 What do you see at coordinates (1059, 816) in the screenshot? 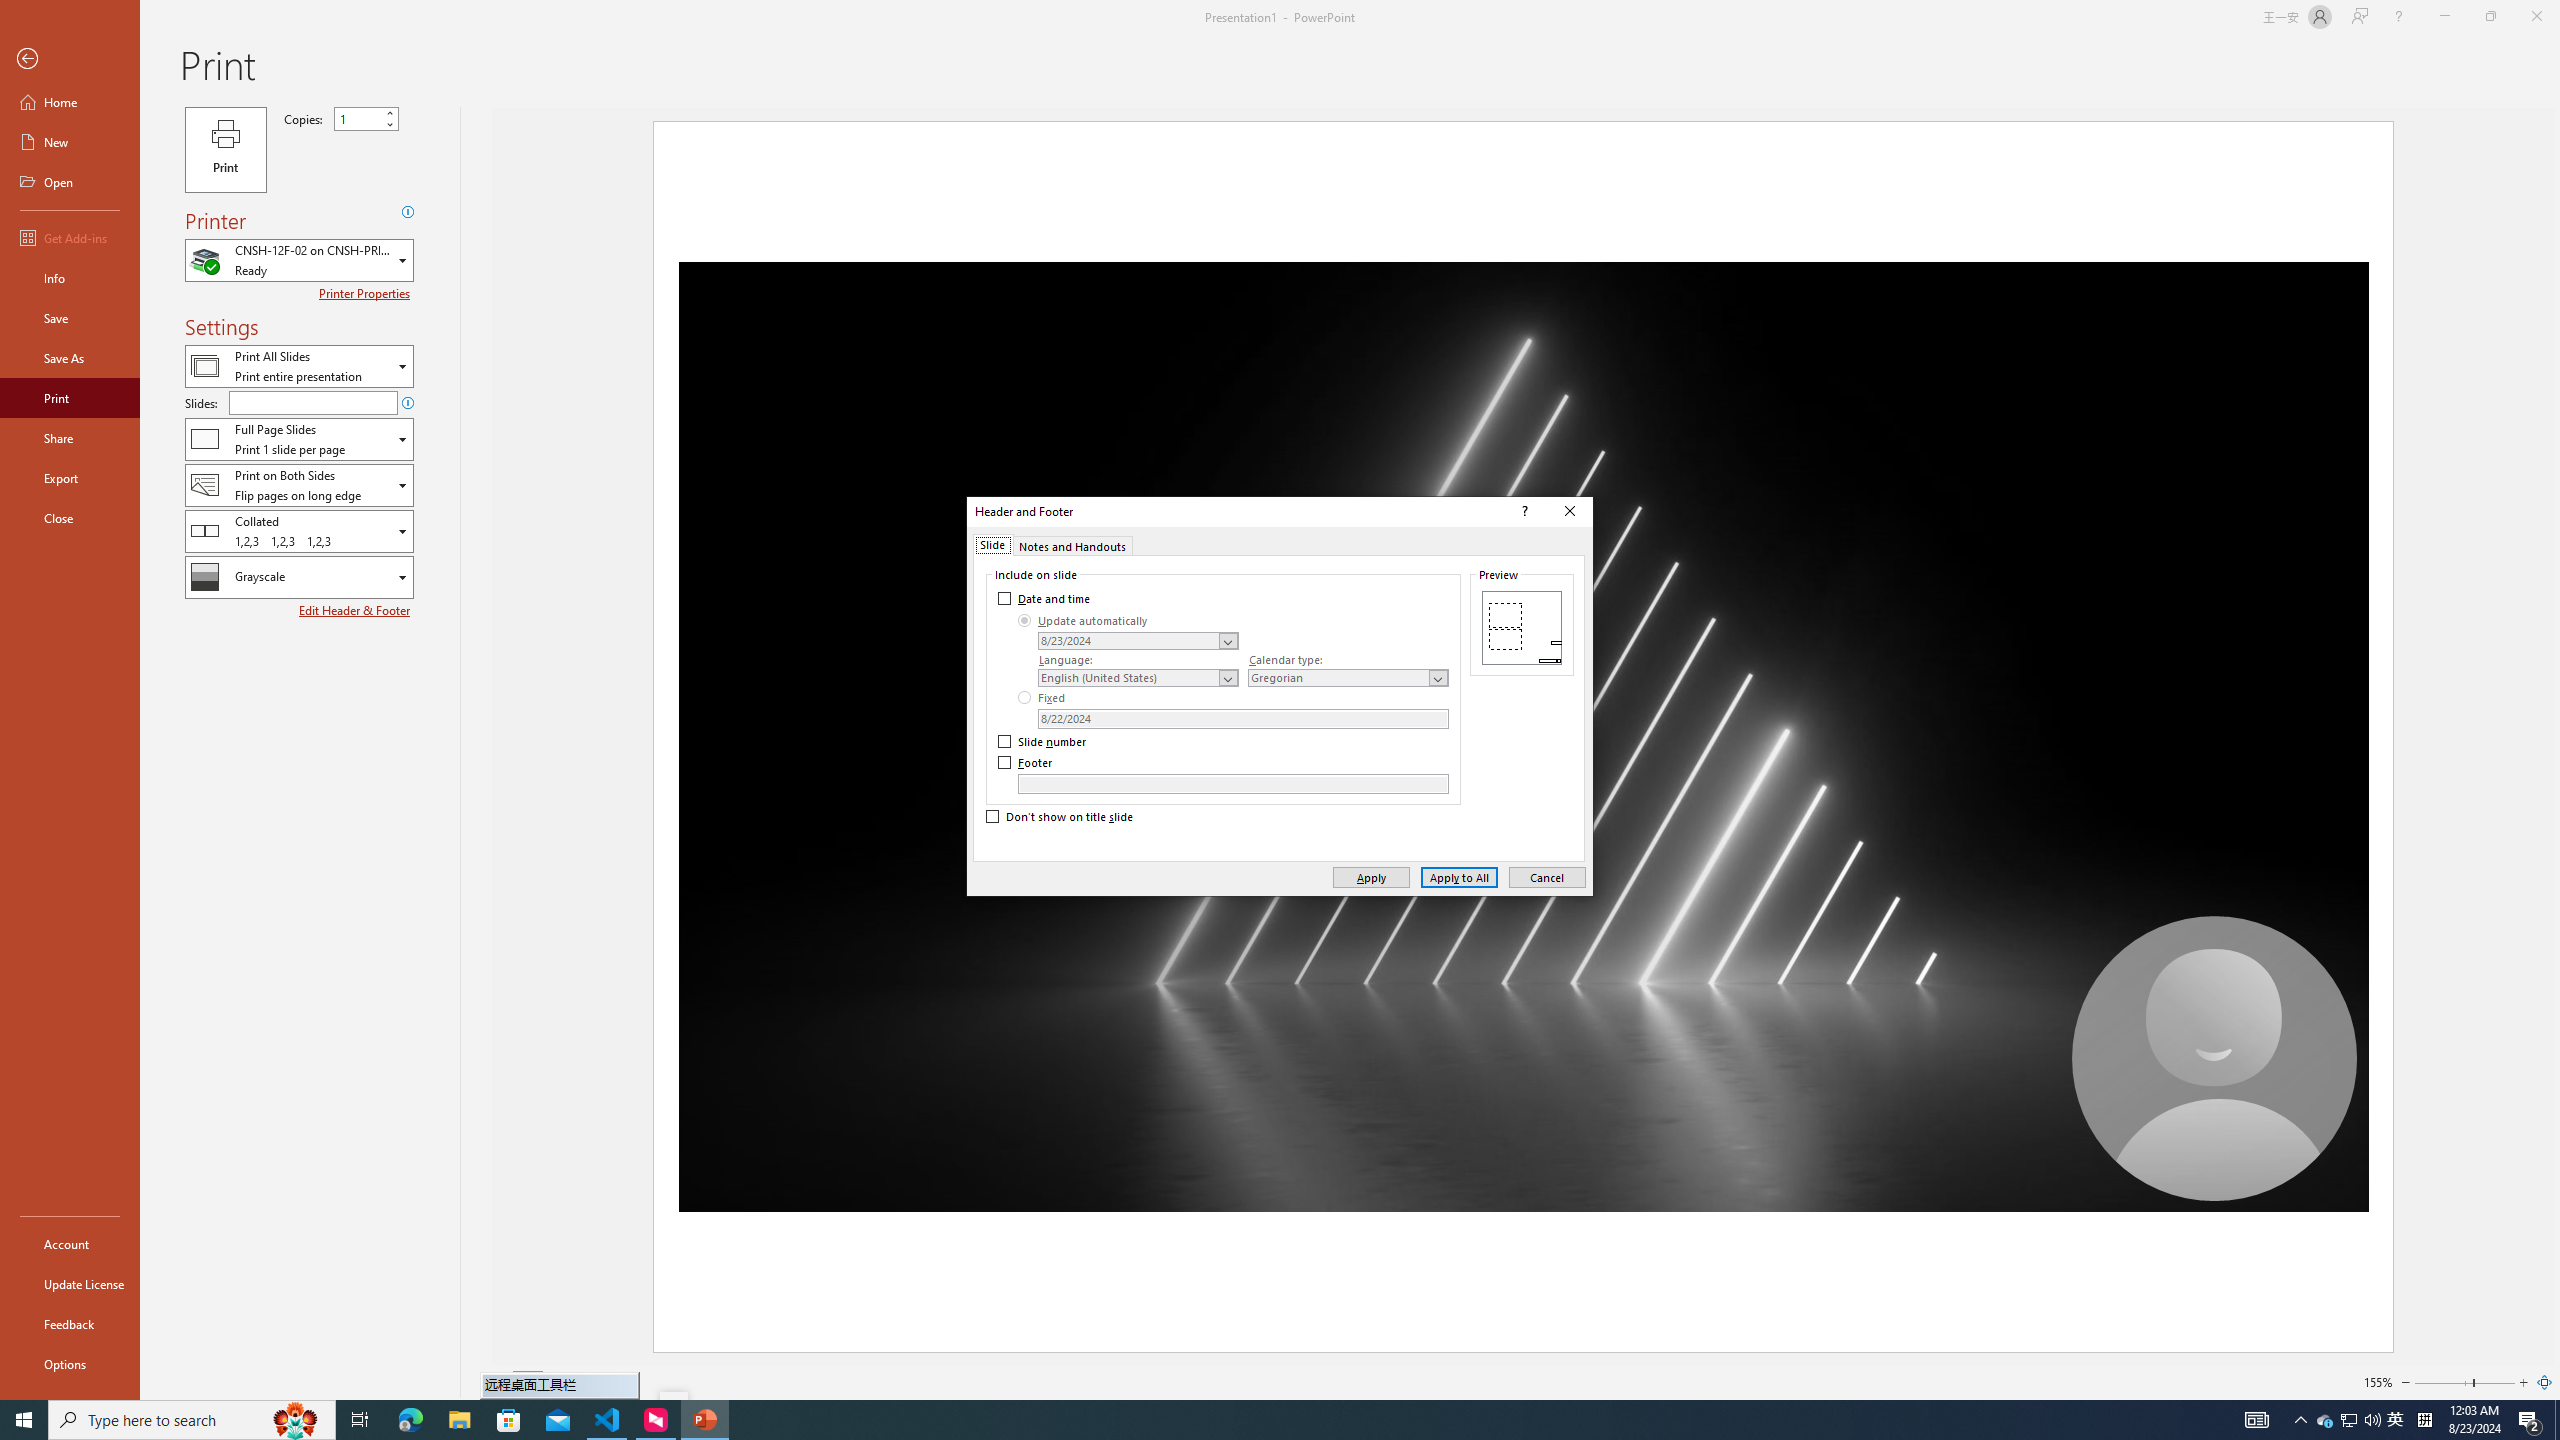
I see `'Don'` at bounding box center [1059, 816].